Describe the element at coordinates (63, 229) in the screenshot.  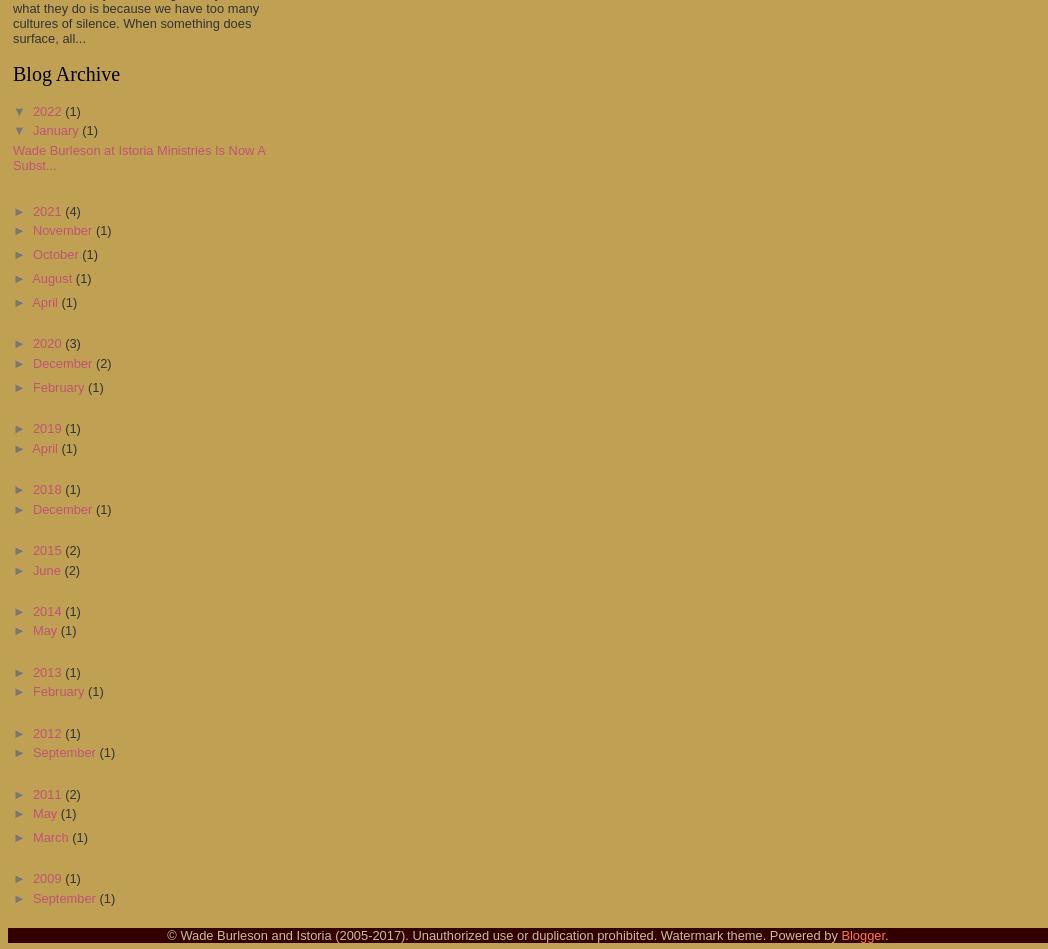
I see `'November'` at that location.